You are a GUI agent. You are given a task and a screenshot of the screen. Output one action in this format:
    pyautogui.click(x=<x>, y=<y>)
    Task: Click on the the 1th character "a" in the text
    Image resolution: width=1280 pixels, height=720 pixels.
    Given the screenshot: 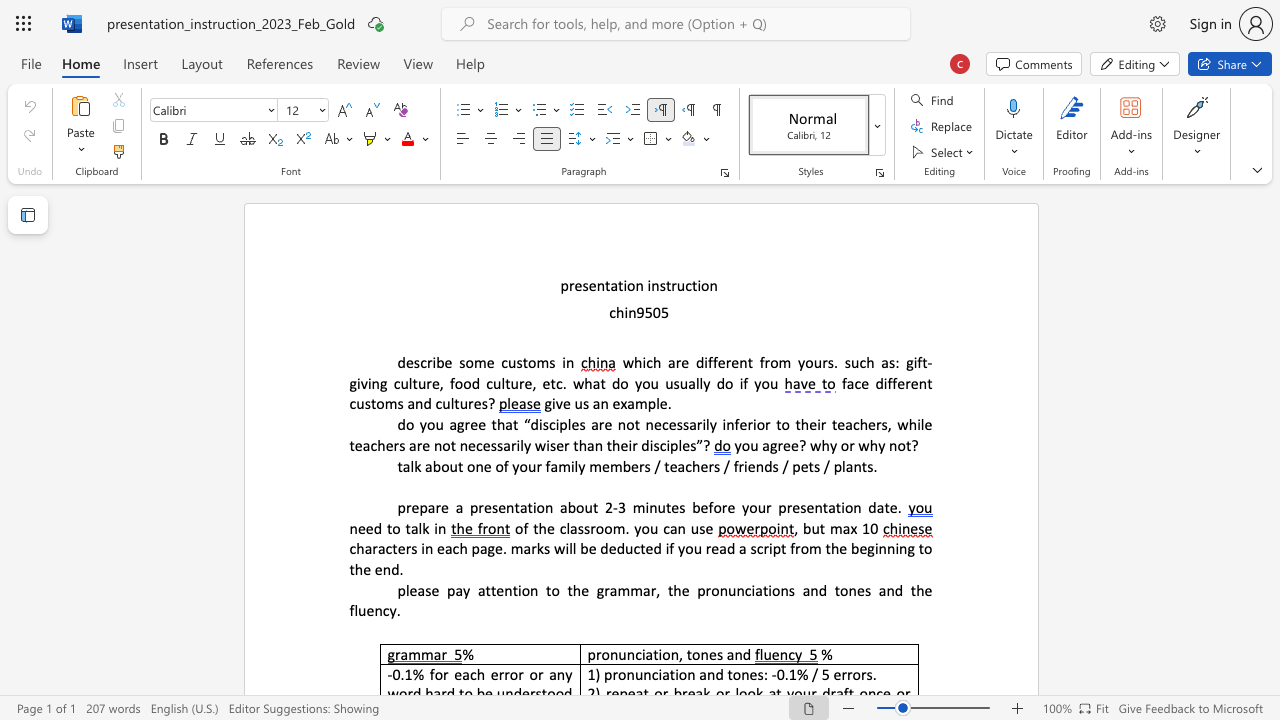 What is the action you would take?
    pyautogui.click(x=613, y=285)
    